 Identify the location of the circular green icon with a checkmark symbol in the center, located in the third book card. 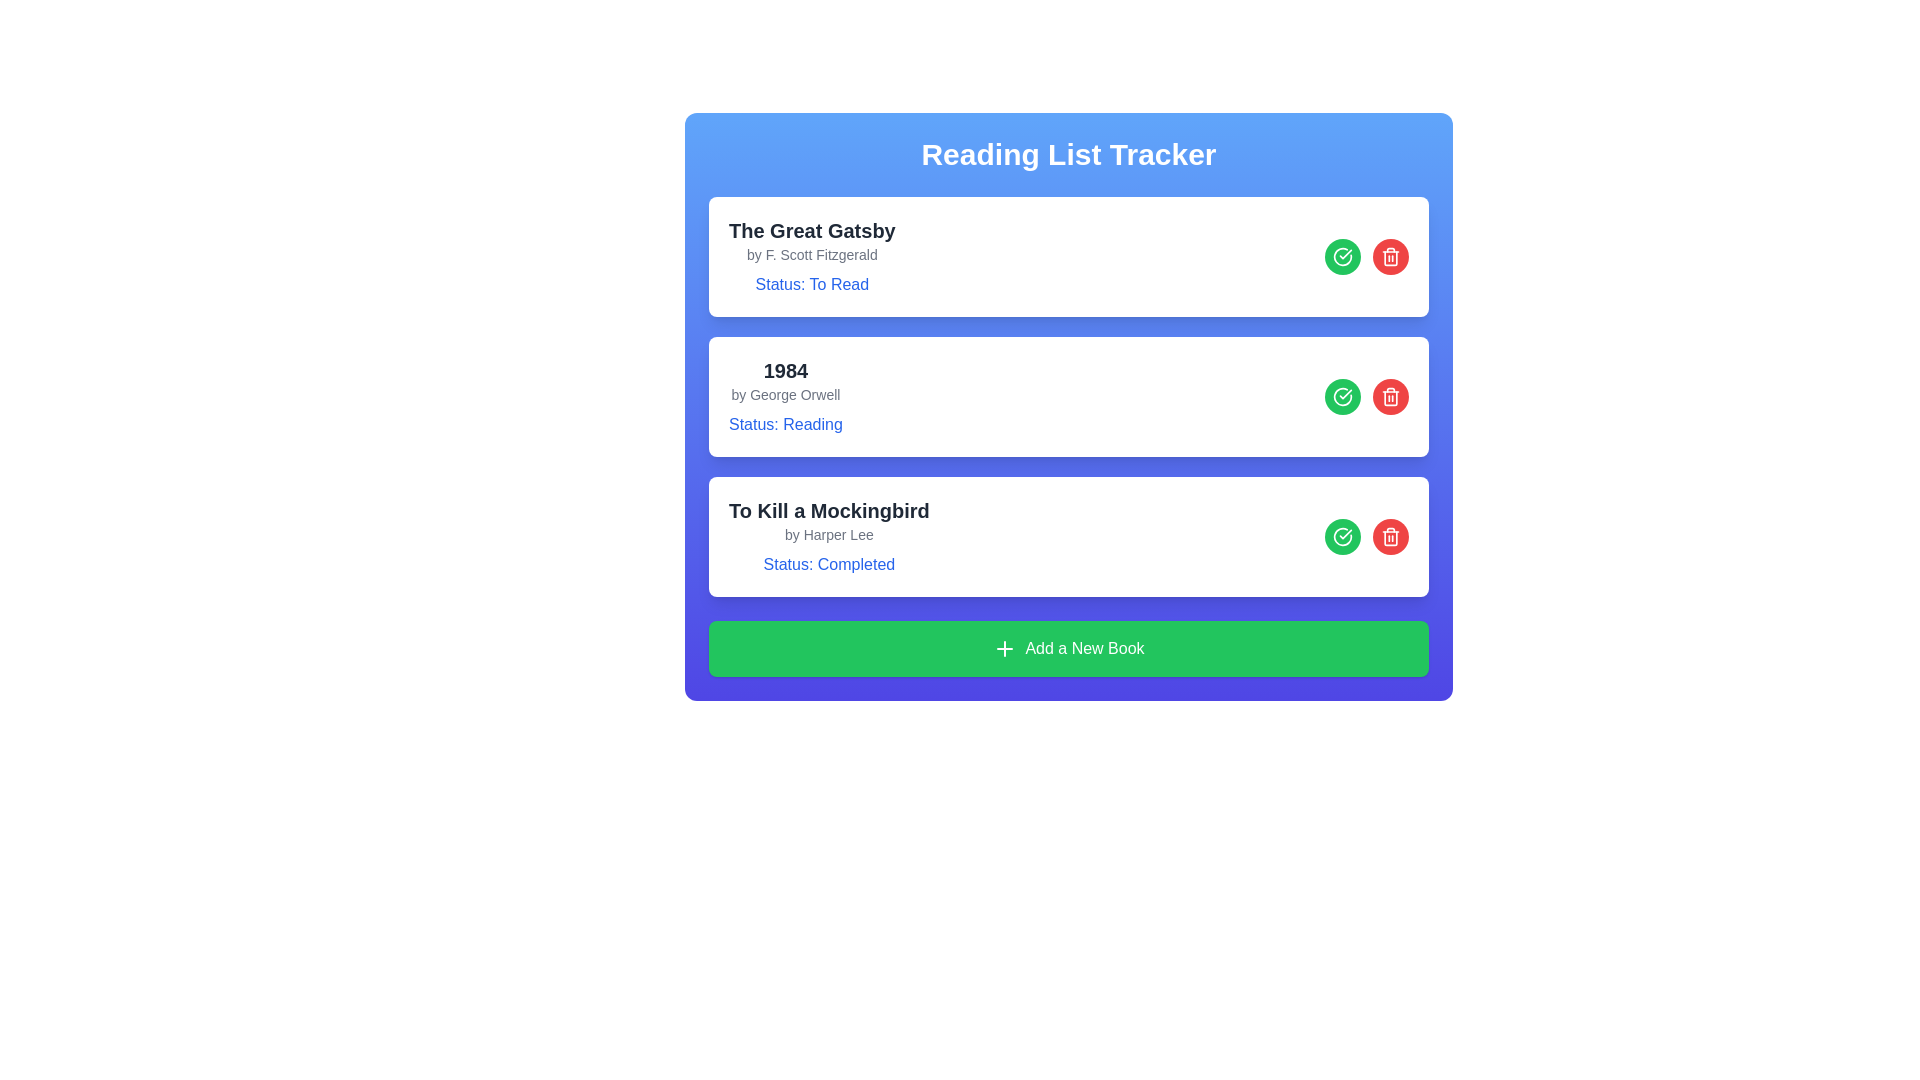
(1343, 535).